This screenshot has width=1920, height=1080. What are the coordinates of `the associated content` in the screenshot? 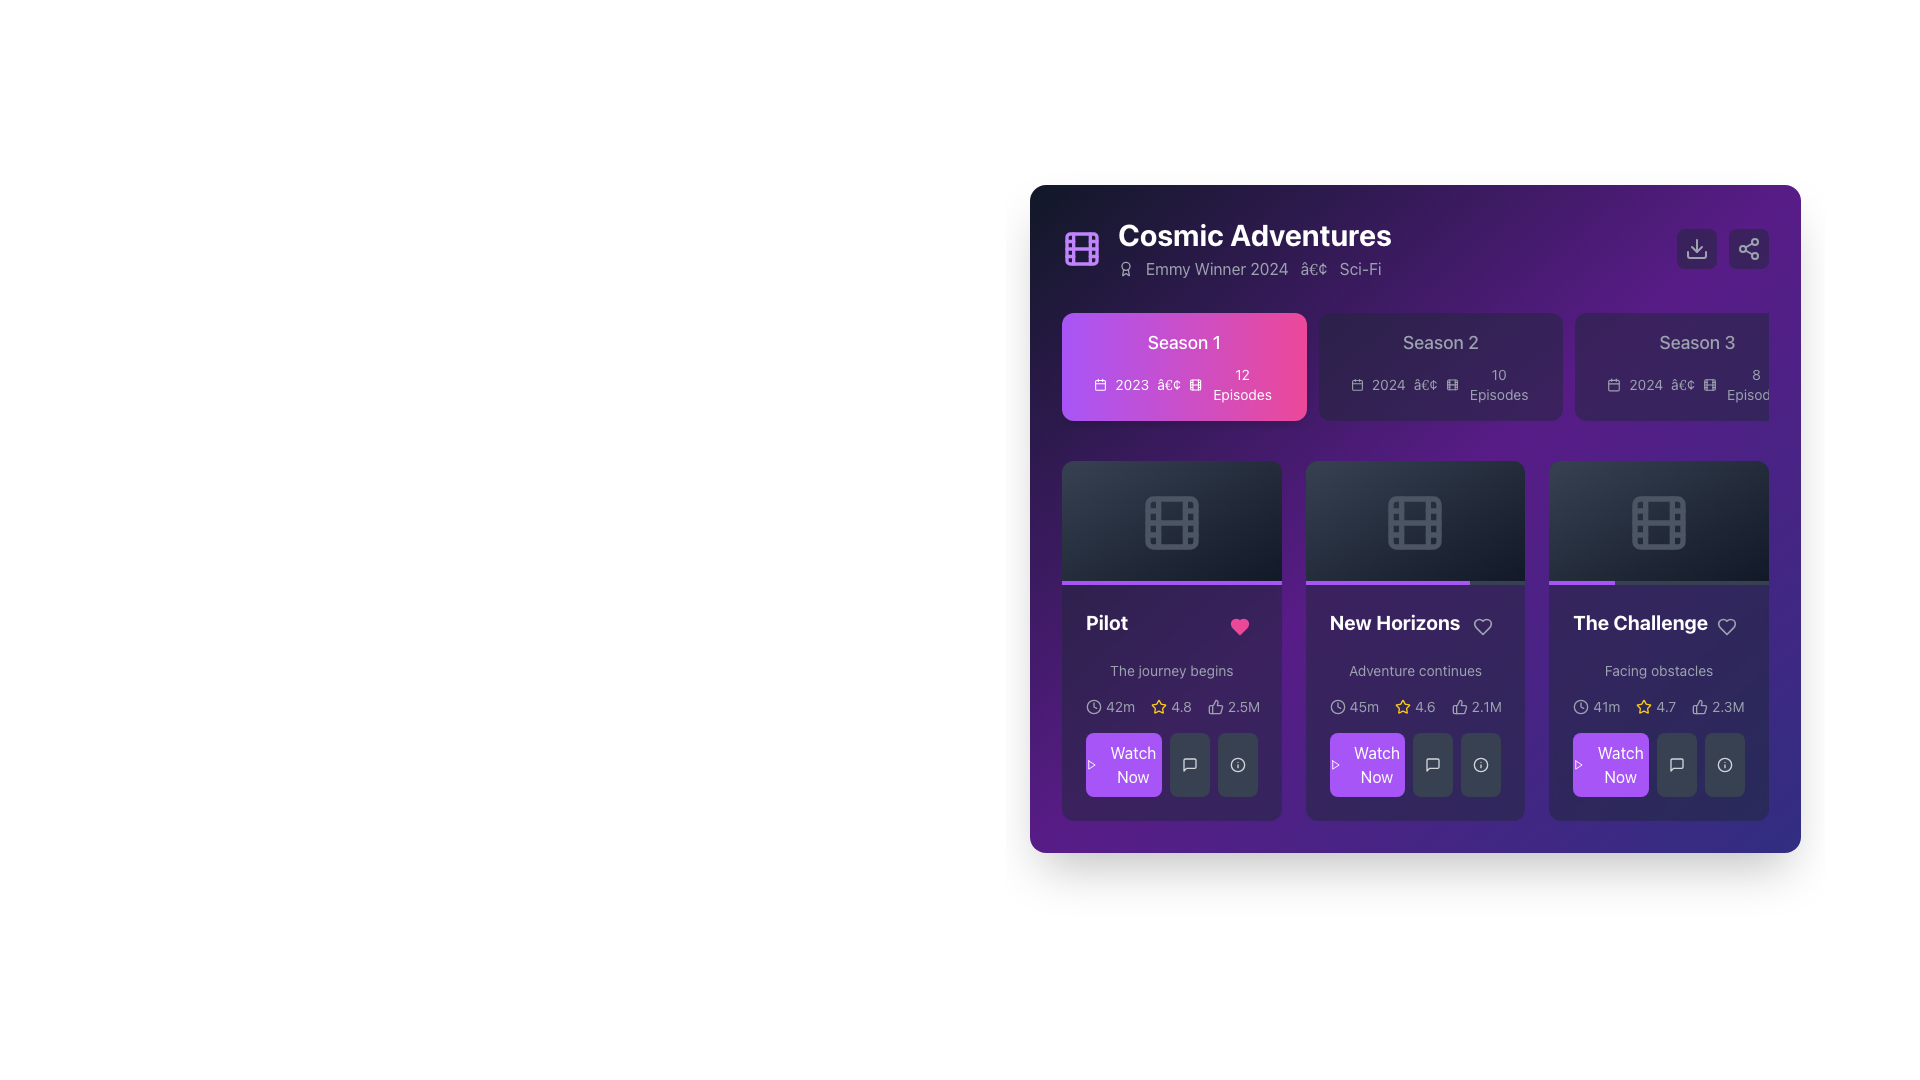 It's located at (1394, 621).